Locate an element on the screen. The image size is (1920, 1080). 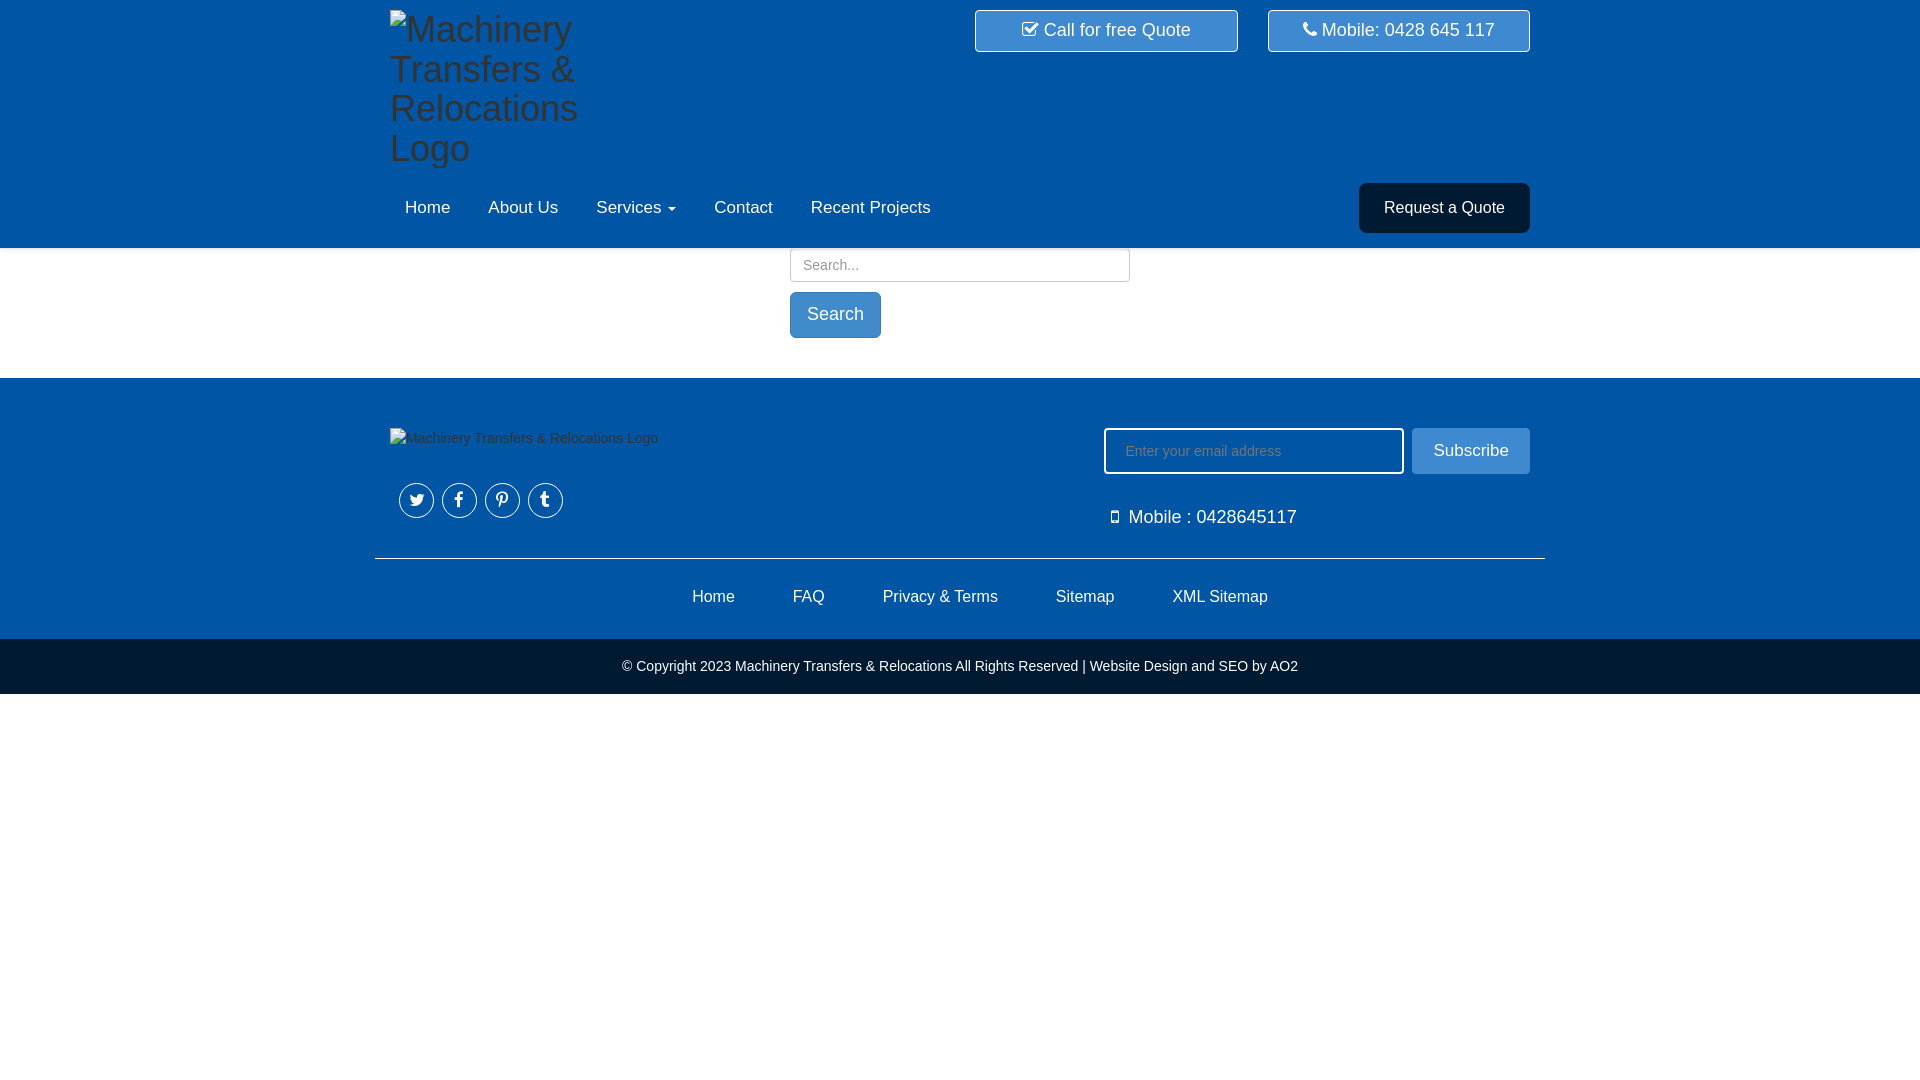
'FAQ' is located at coordinates (809, 595).